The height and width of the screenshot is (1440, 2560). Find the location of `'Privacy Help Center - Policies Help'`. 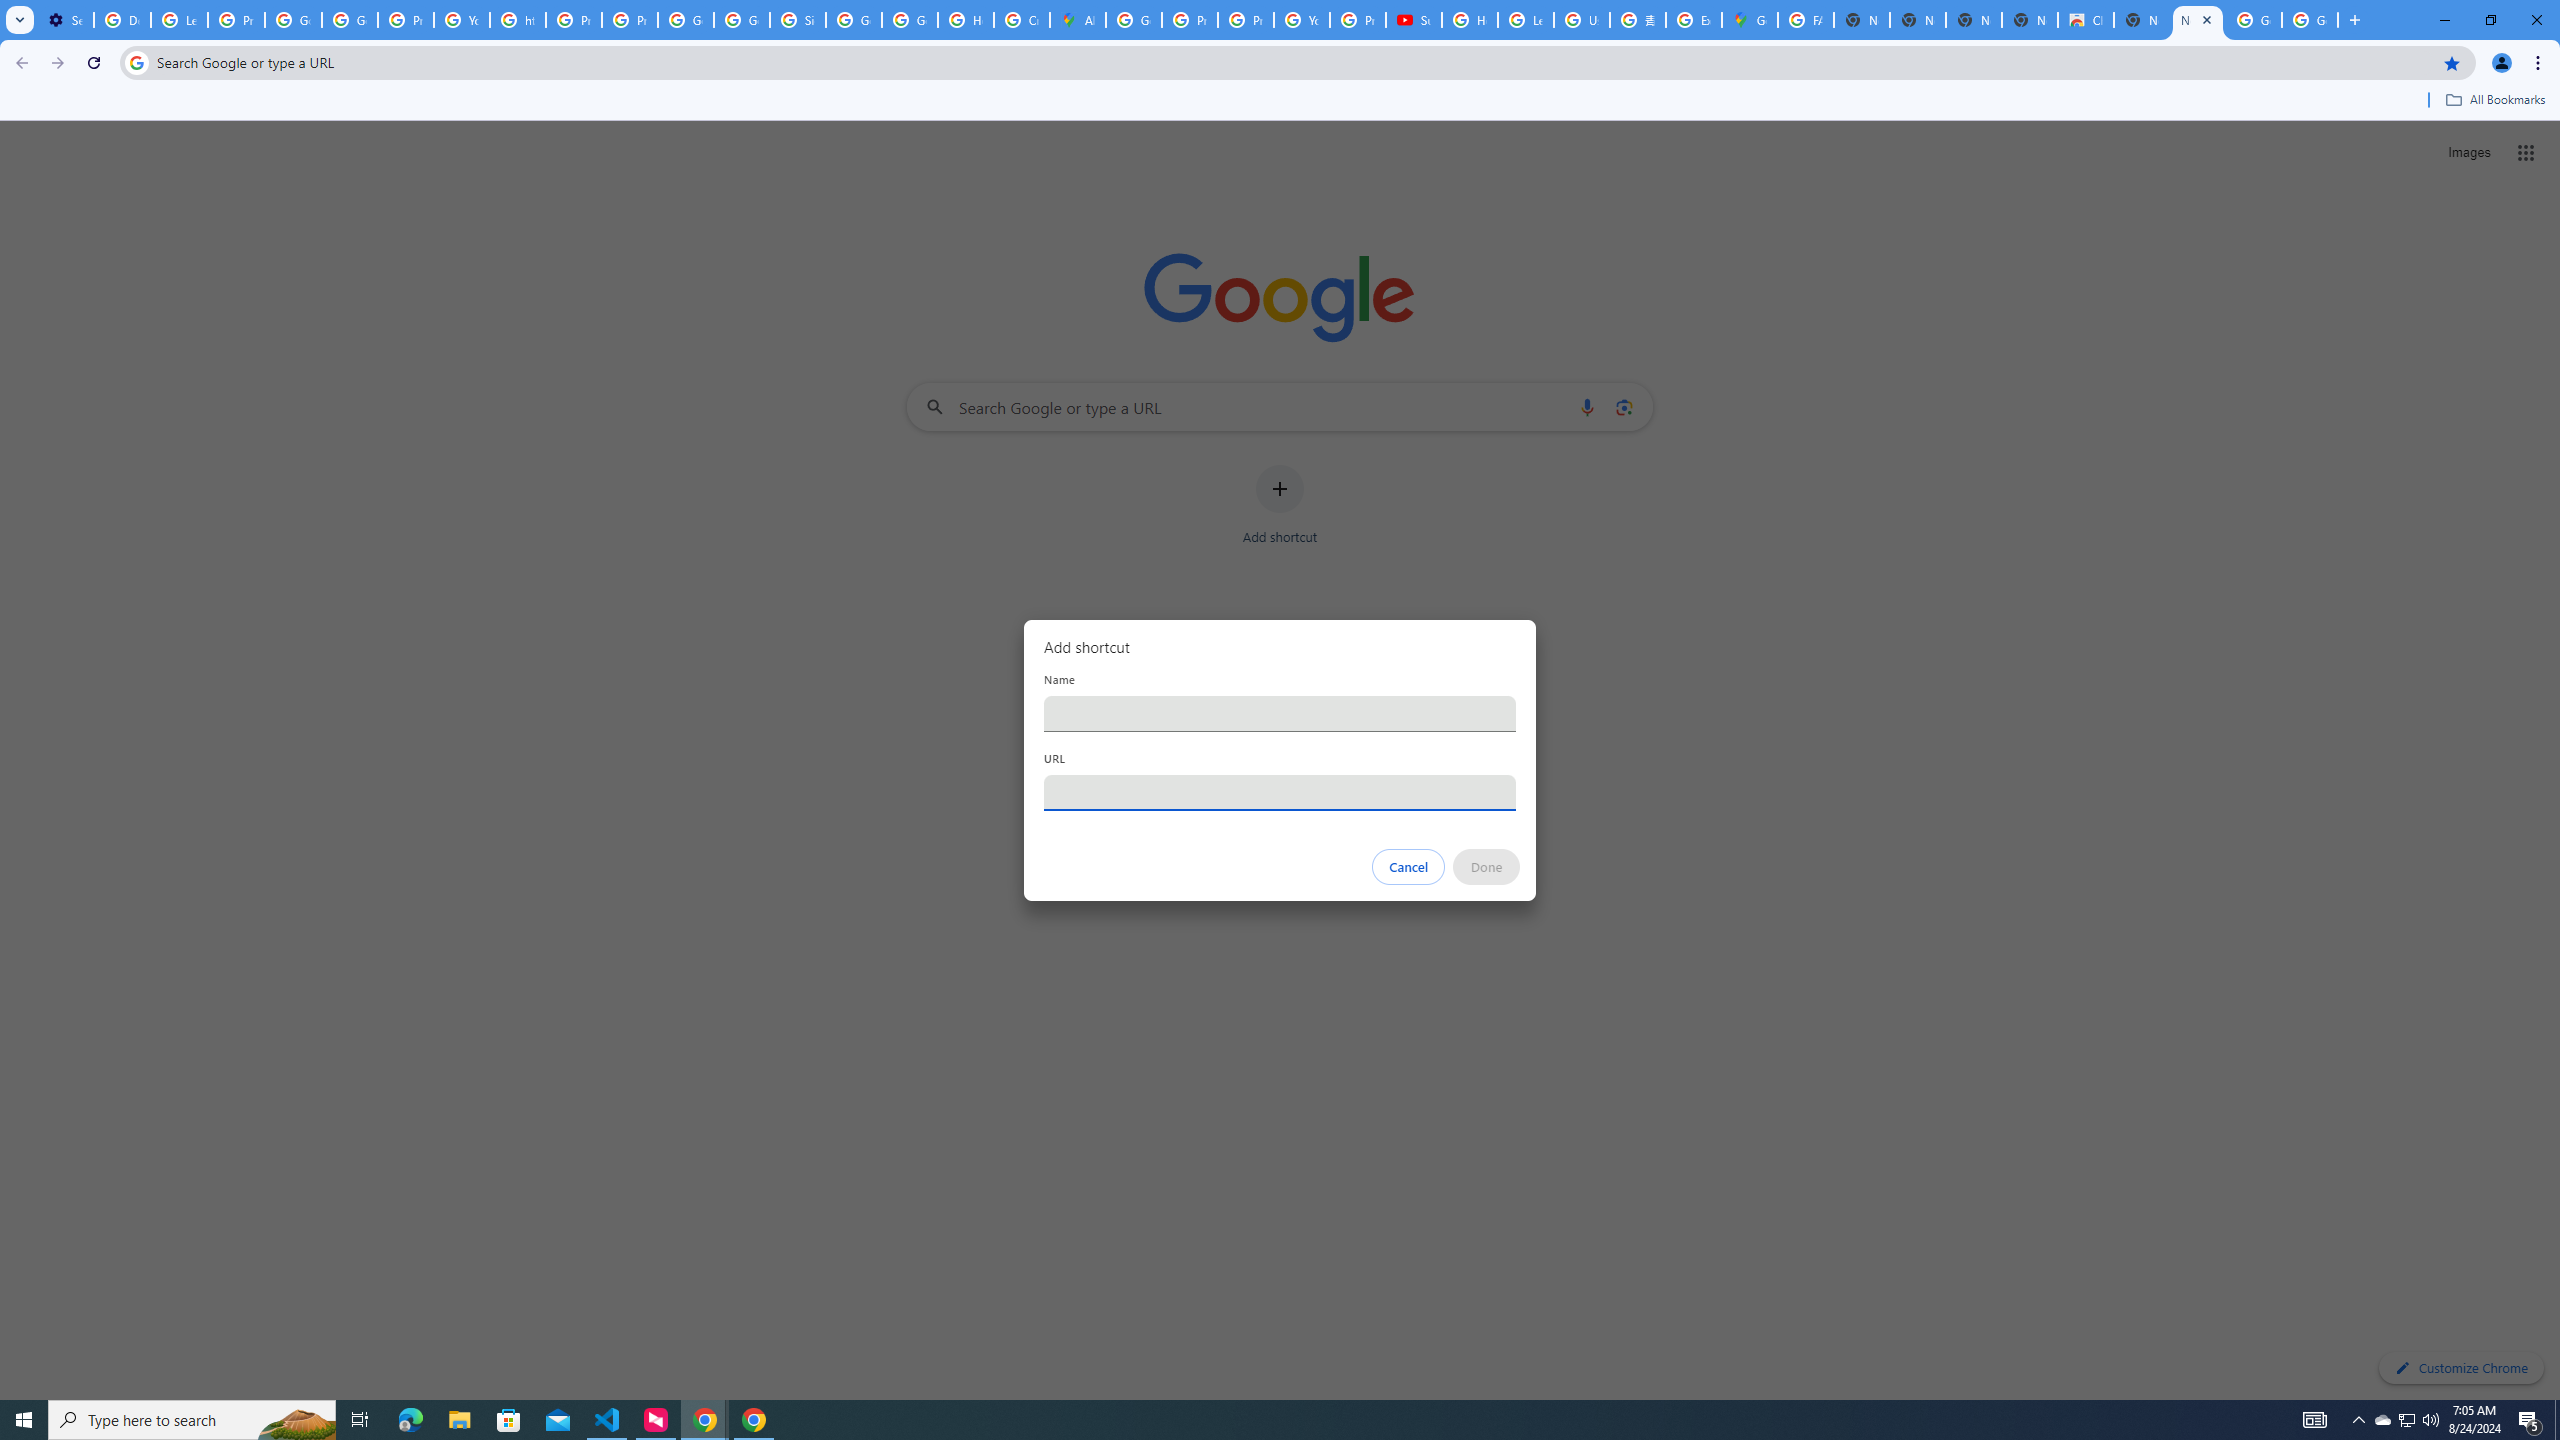

'Privacy Help Center - Policies Help' is located at coordinates (1189, 19).